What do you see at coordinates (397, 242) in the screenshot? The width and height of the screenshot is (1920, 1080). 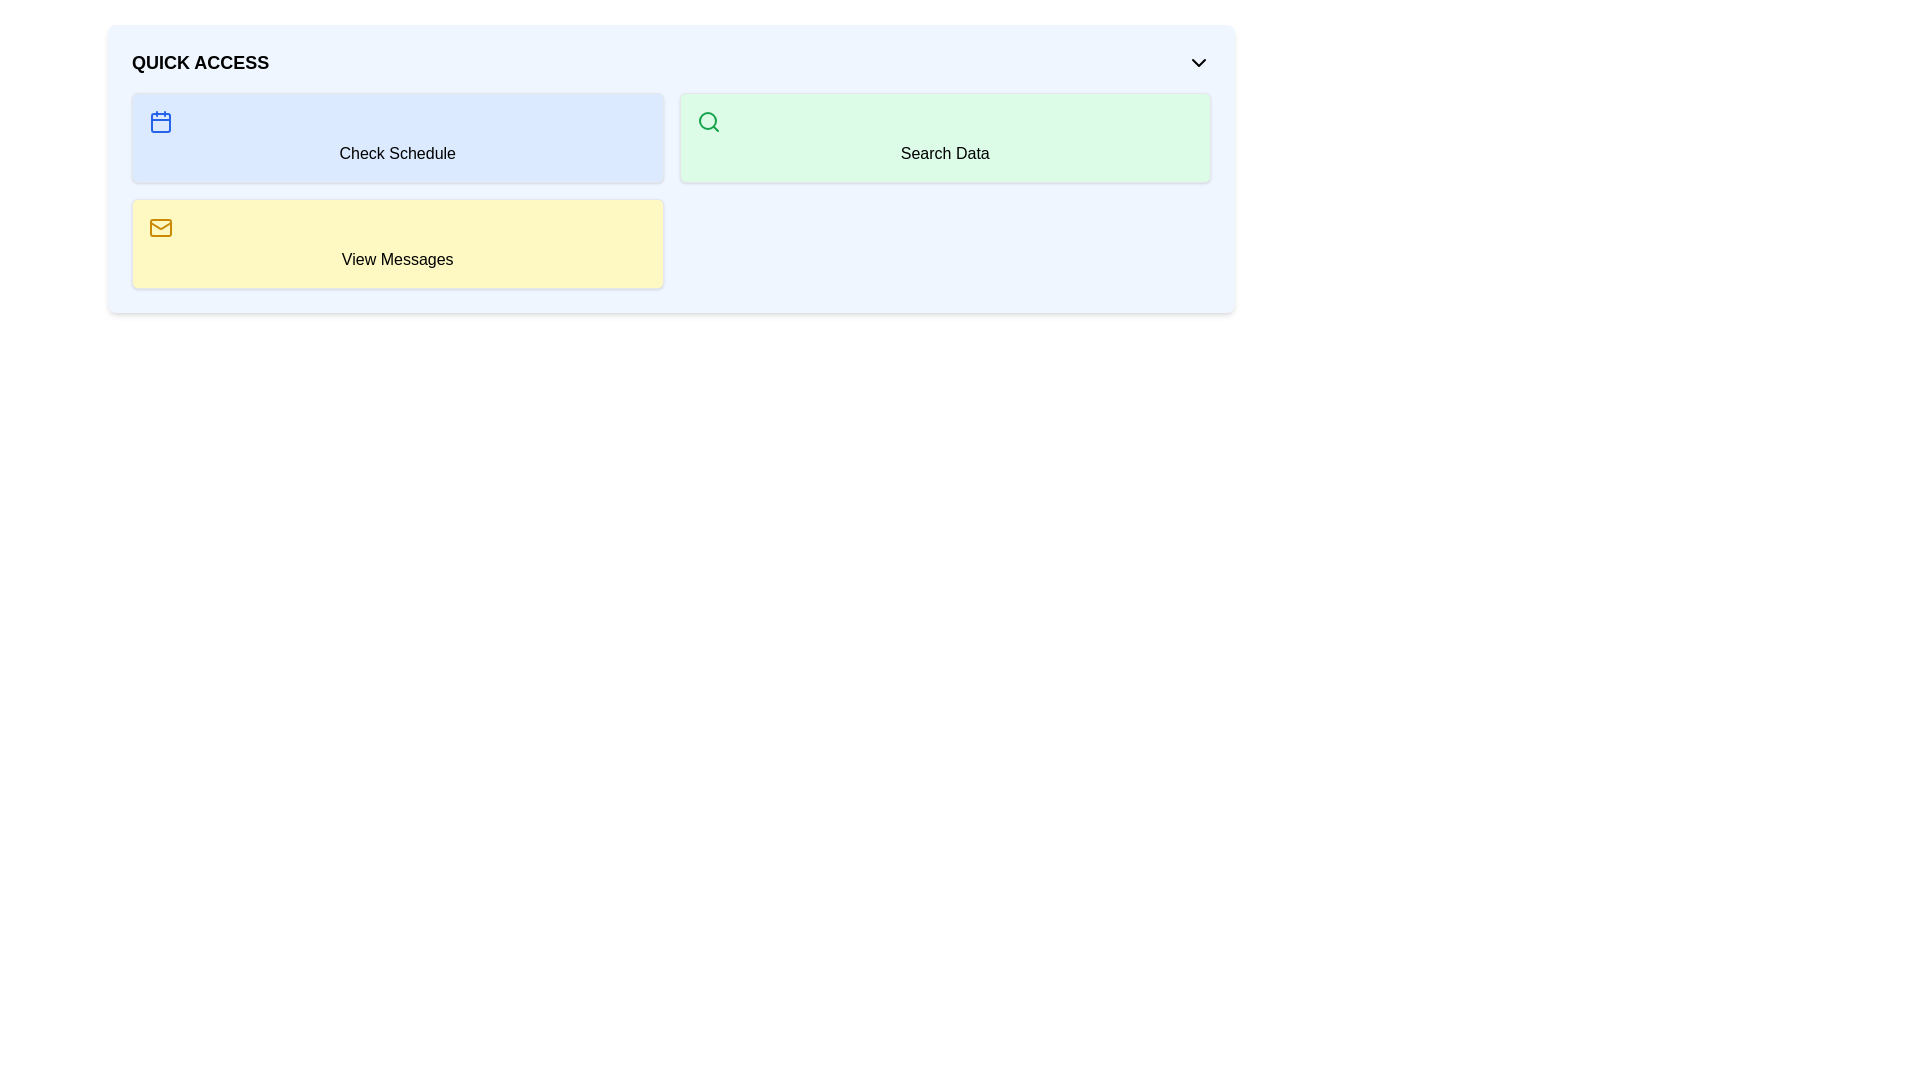 I see `the 'View Messages' button located beneath the 'Check Schedule' item and to the left of the 'Search Data' item` at bounding box center [397, 242].